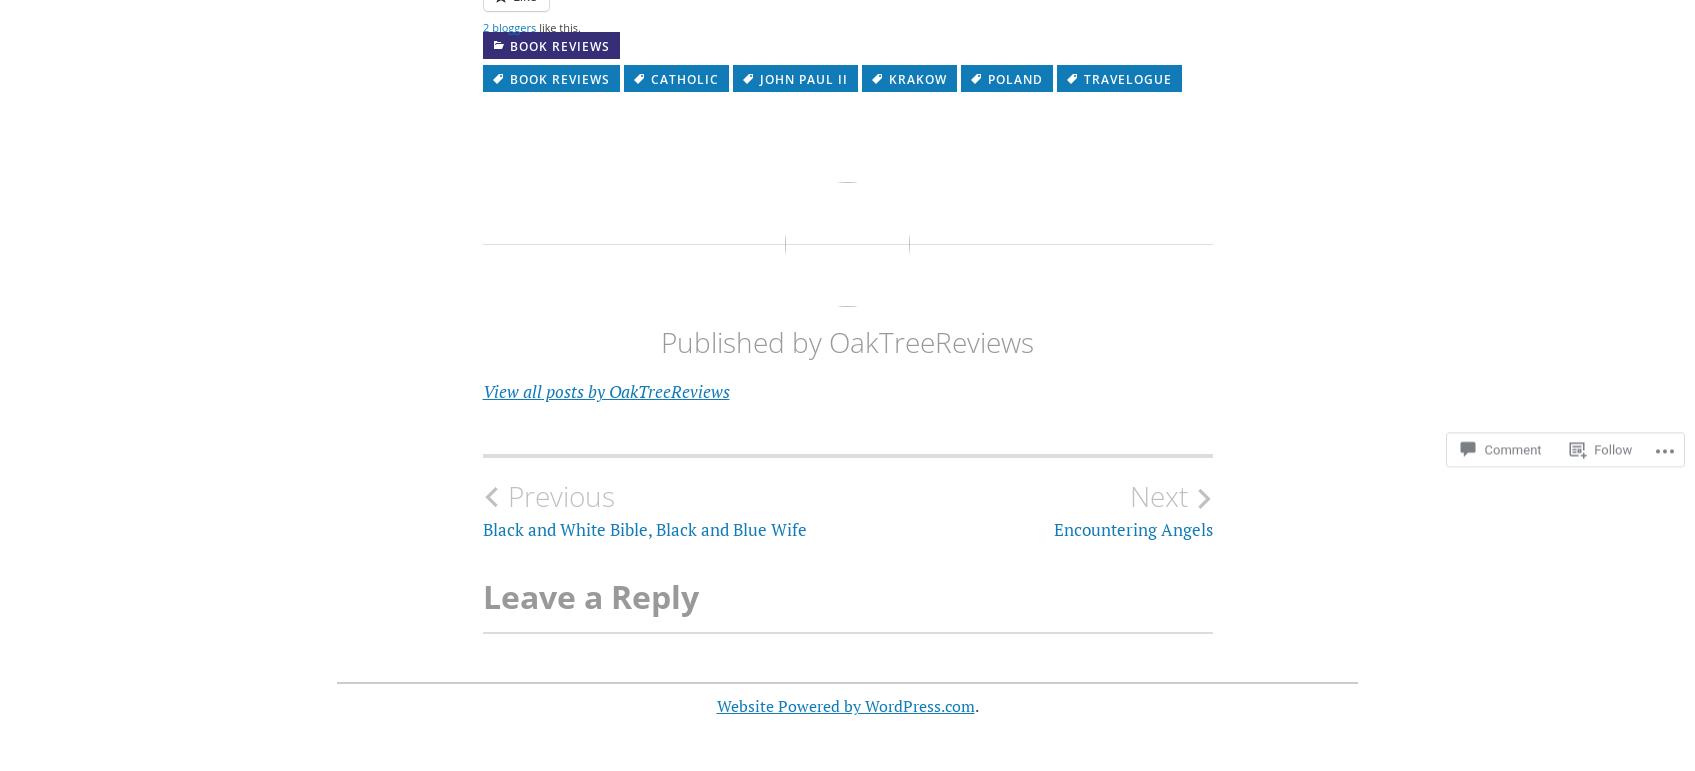  What do you see at coordinates (1126, 79) in the screenshot?
I see `'travelogue'` at bounding box center [1126, 79].